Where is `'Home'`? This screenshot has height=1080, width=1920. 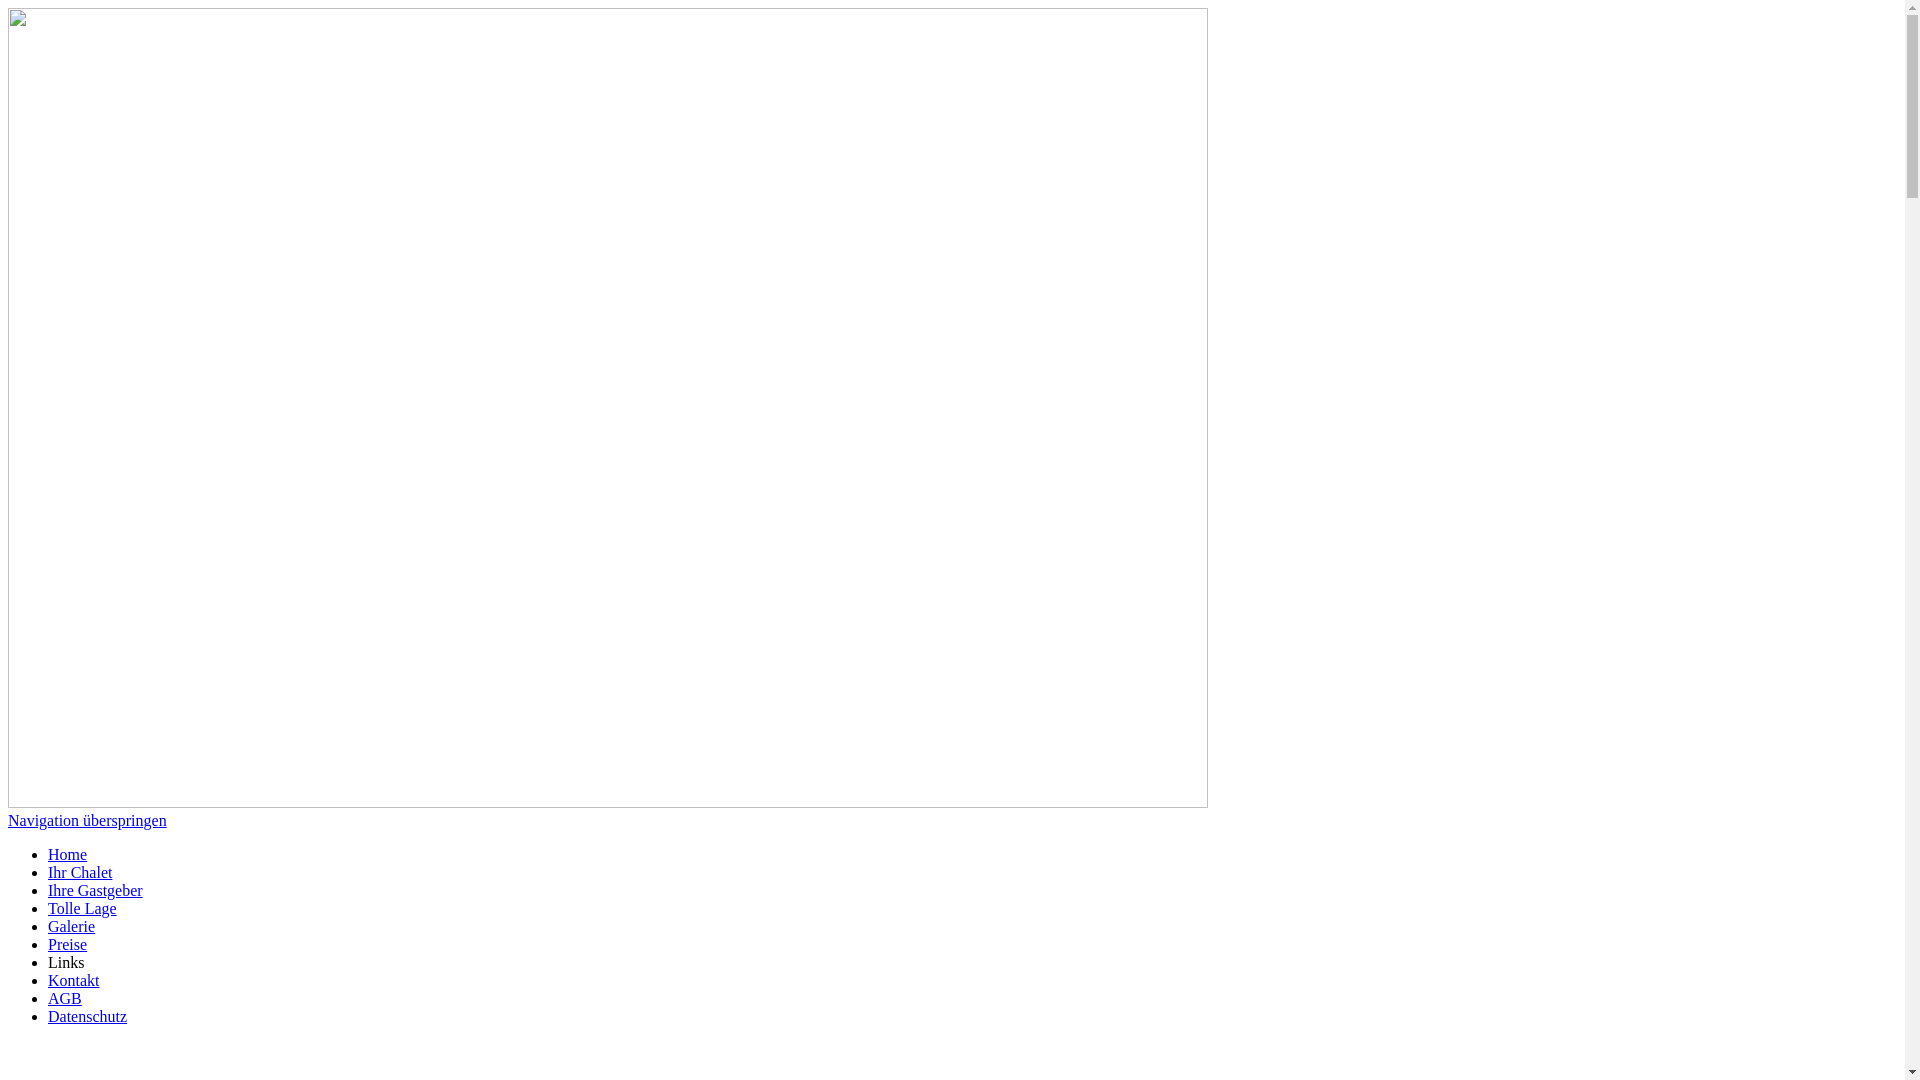
'Home' is located at coordinates (67, 854).